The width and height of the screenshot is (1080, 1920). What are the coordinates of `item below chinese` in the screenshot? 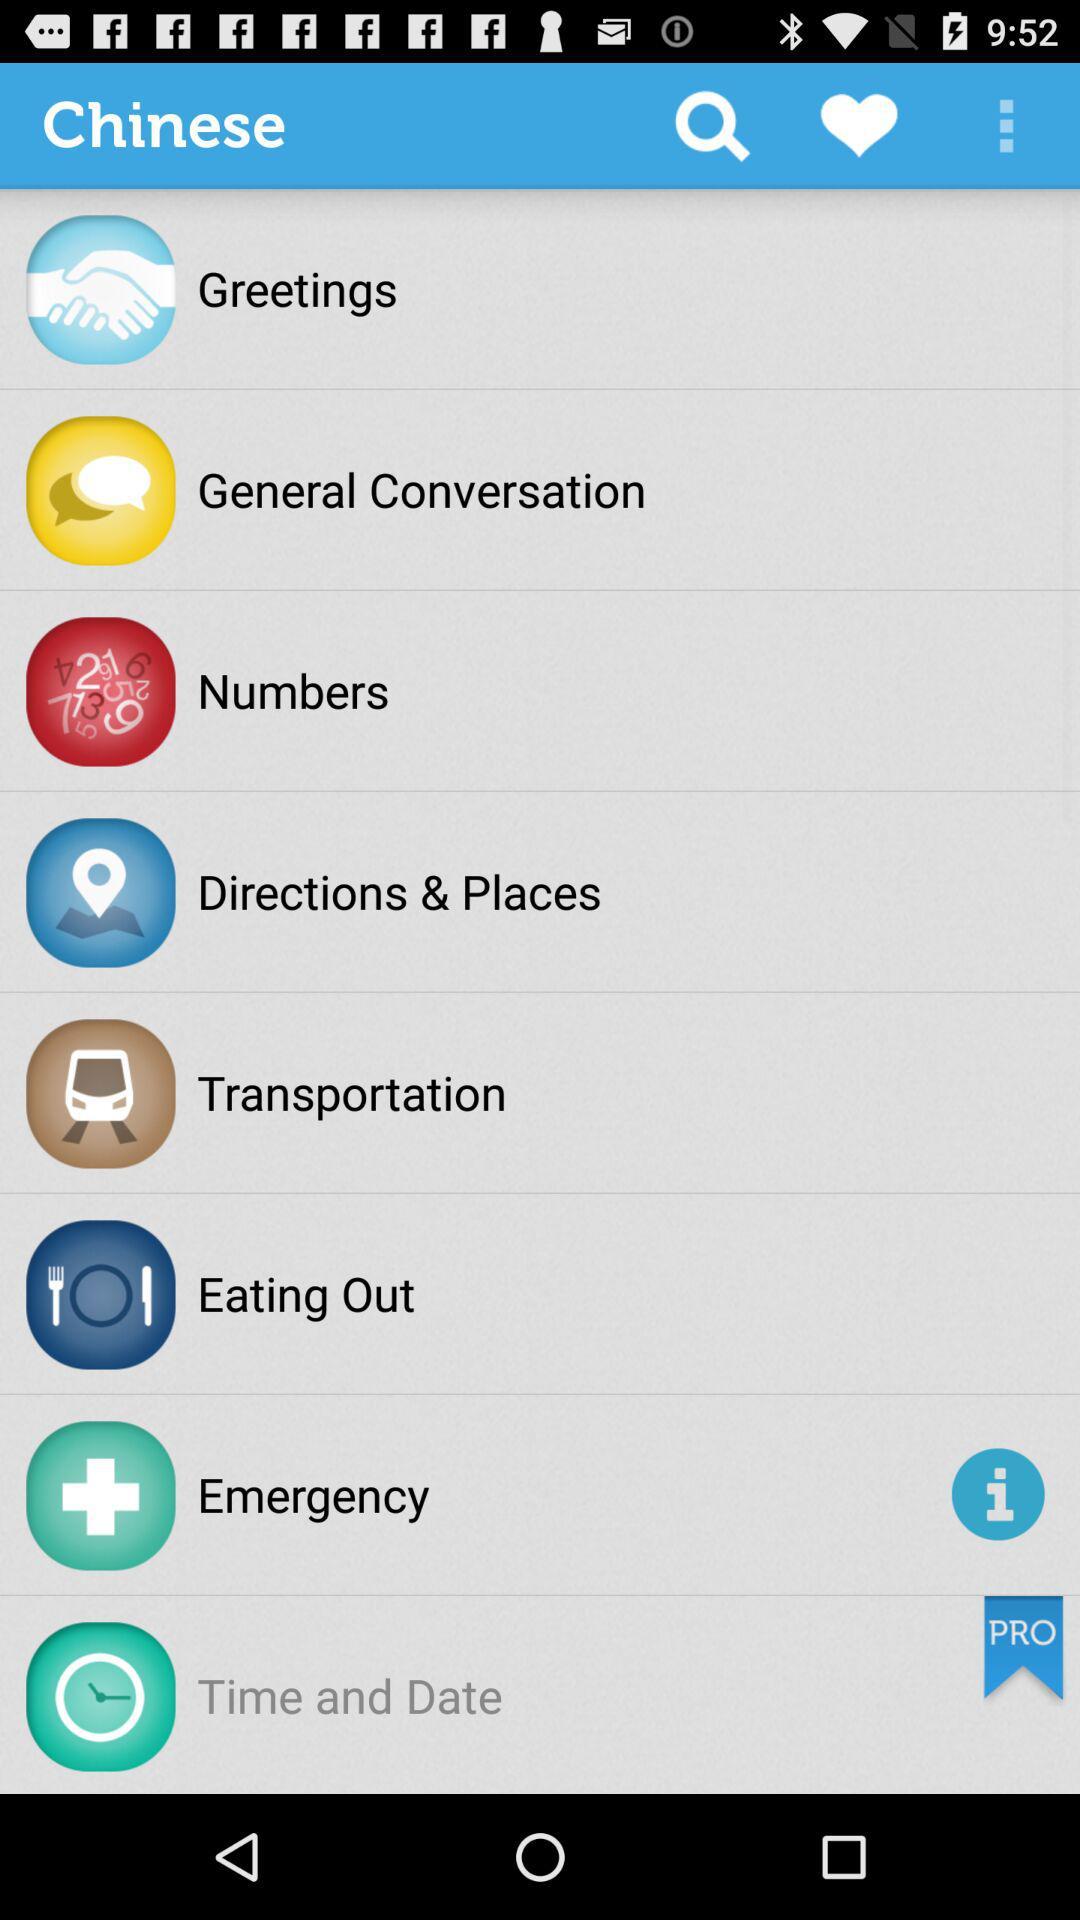 It's located at (297, 287).